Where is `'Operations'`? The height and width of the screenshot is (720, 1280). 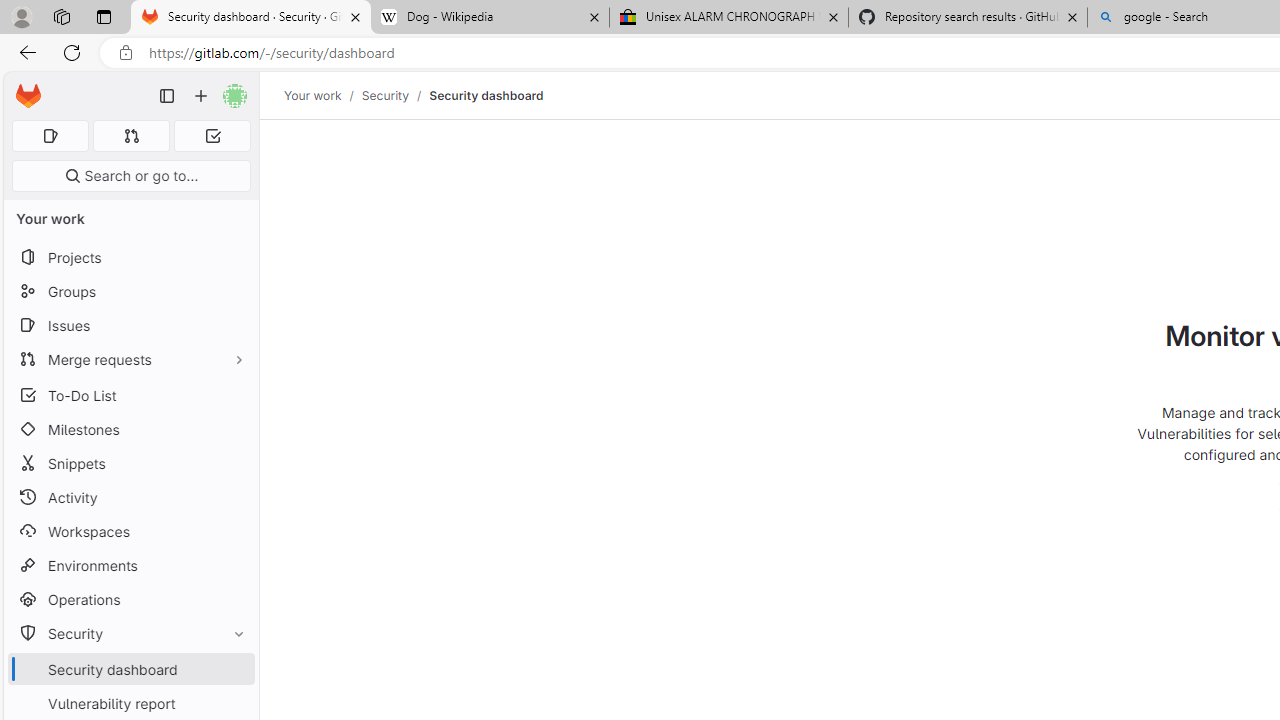
'Operations' is located at coordinates (130, 598).